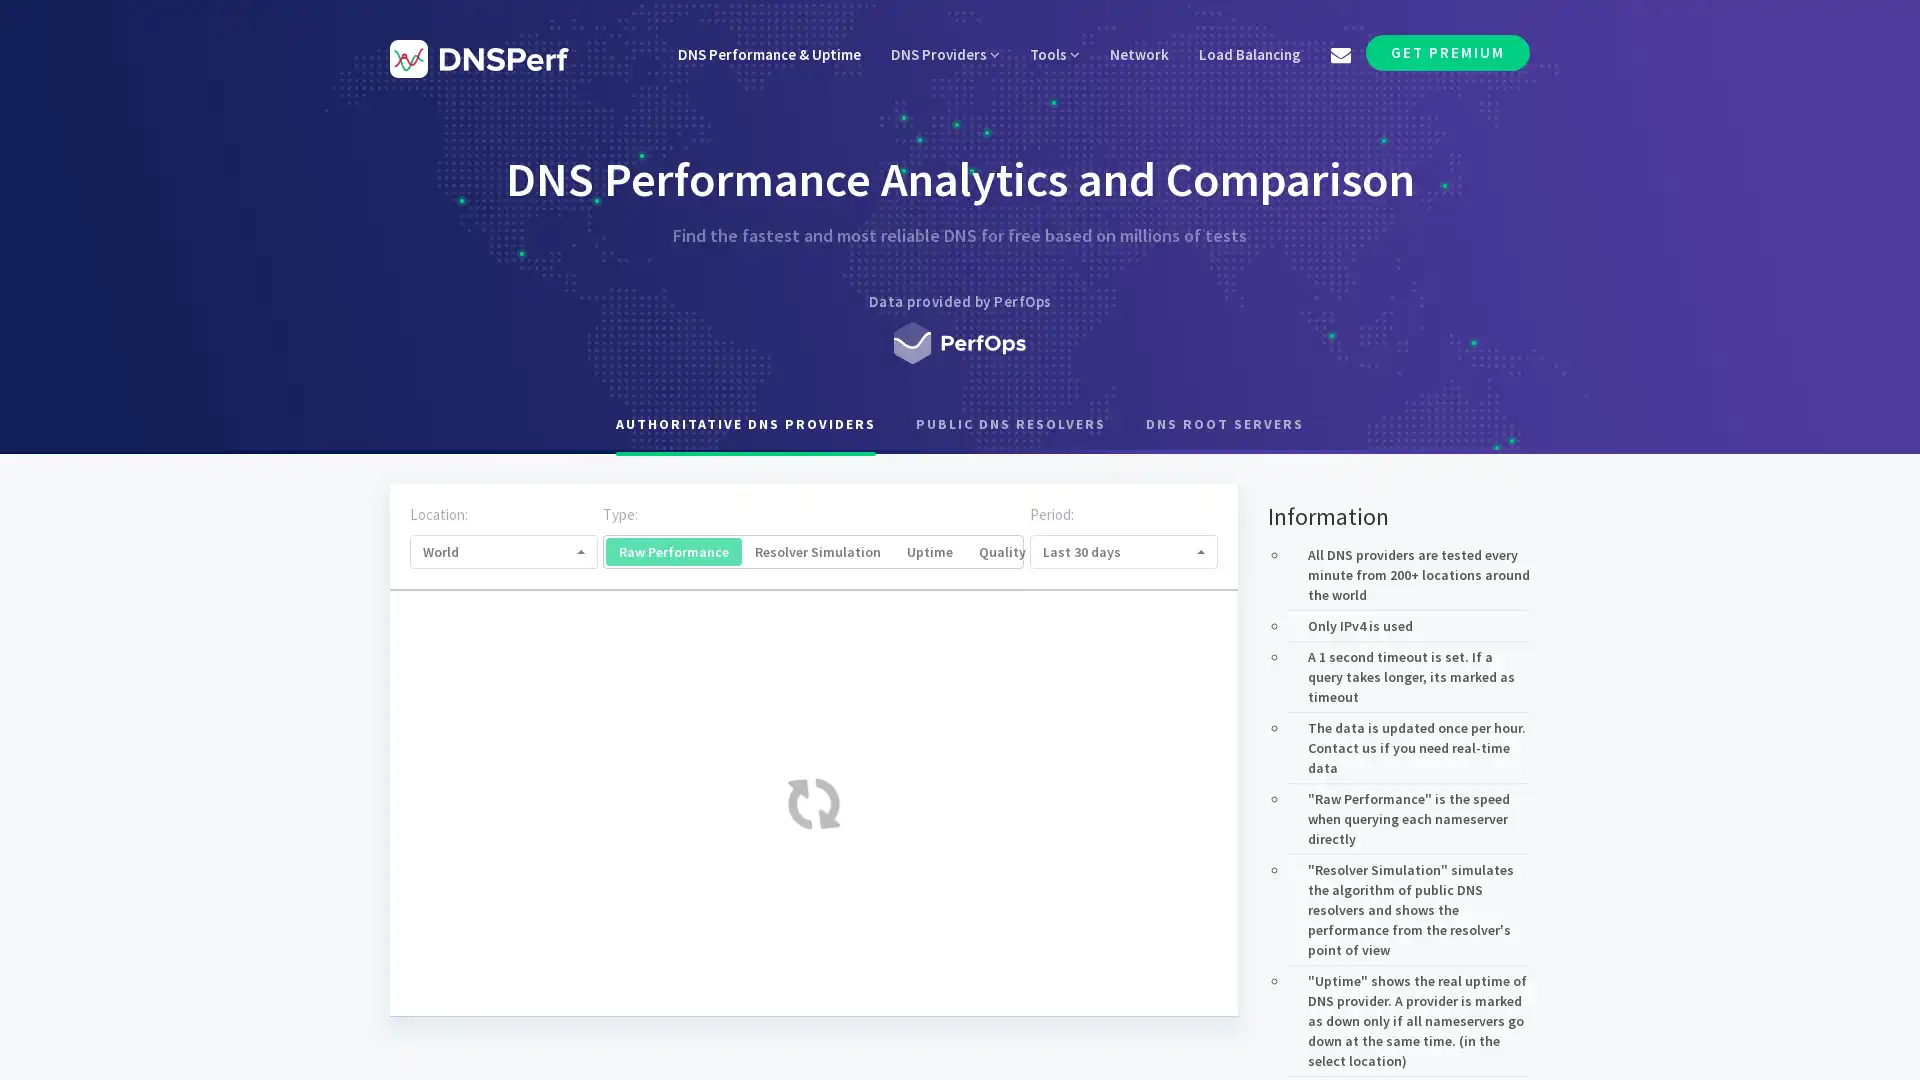  I want to click on World, so click(504, 551).